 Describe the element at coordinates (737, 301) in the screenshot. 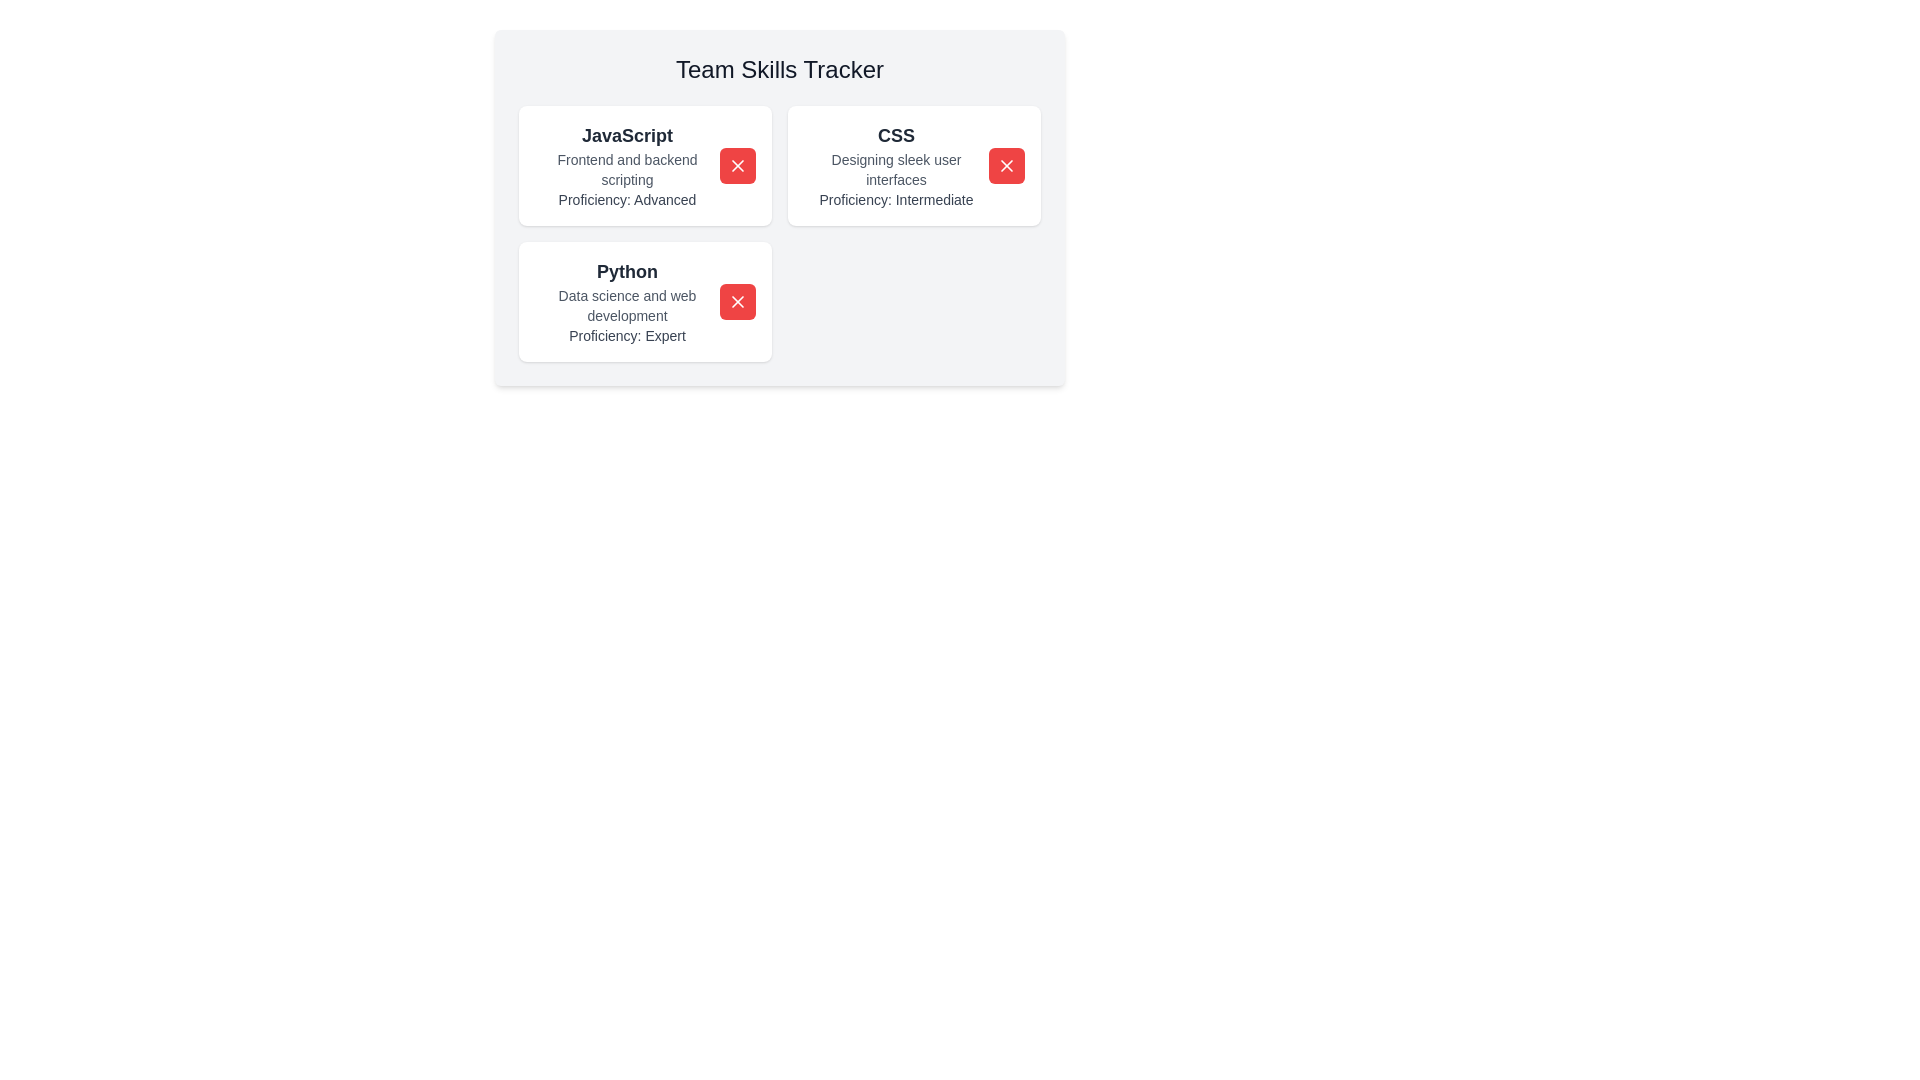

I see `red 'X' button on the skill card for Python` at that location.